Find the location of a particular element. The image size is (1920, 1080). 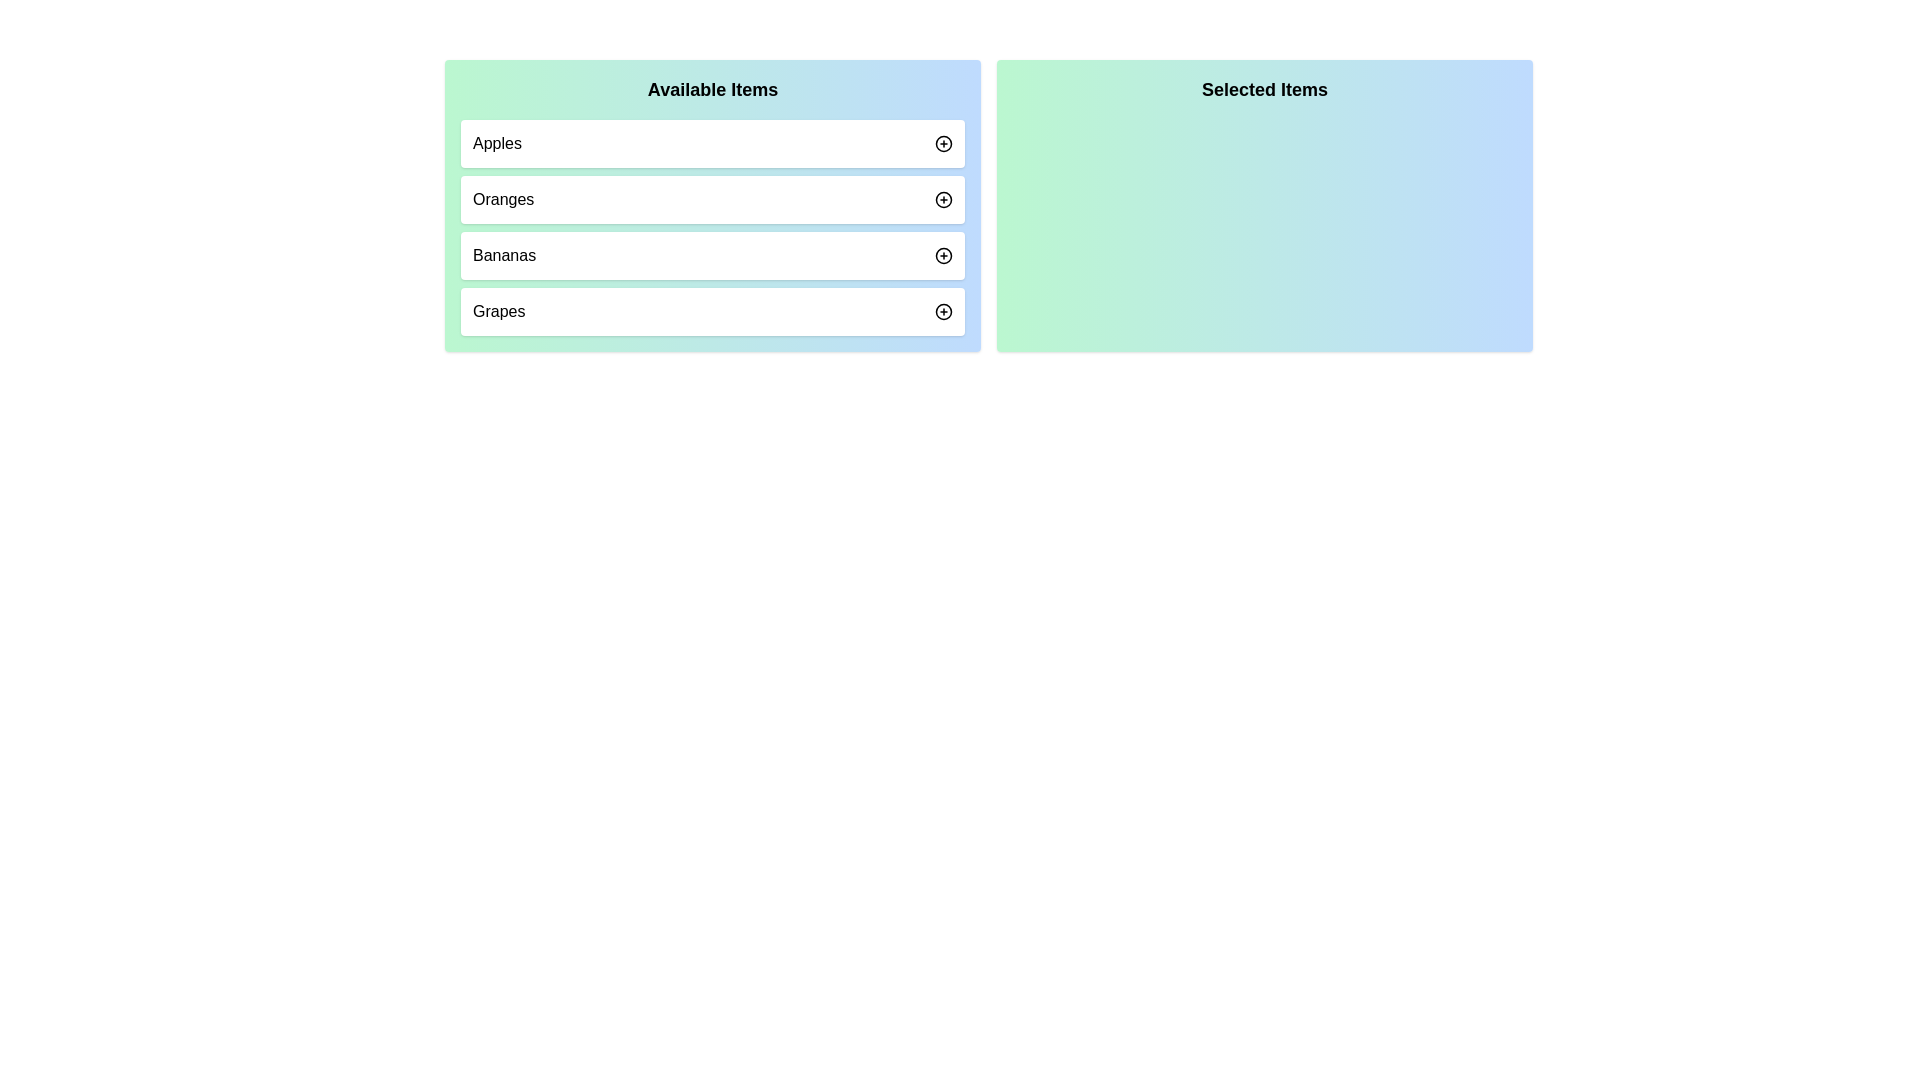

the button corresponding to Oranges to observe the hover effect is located at coordinates (943, 200).